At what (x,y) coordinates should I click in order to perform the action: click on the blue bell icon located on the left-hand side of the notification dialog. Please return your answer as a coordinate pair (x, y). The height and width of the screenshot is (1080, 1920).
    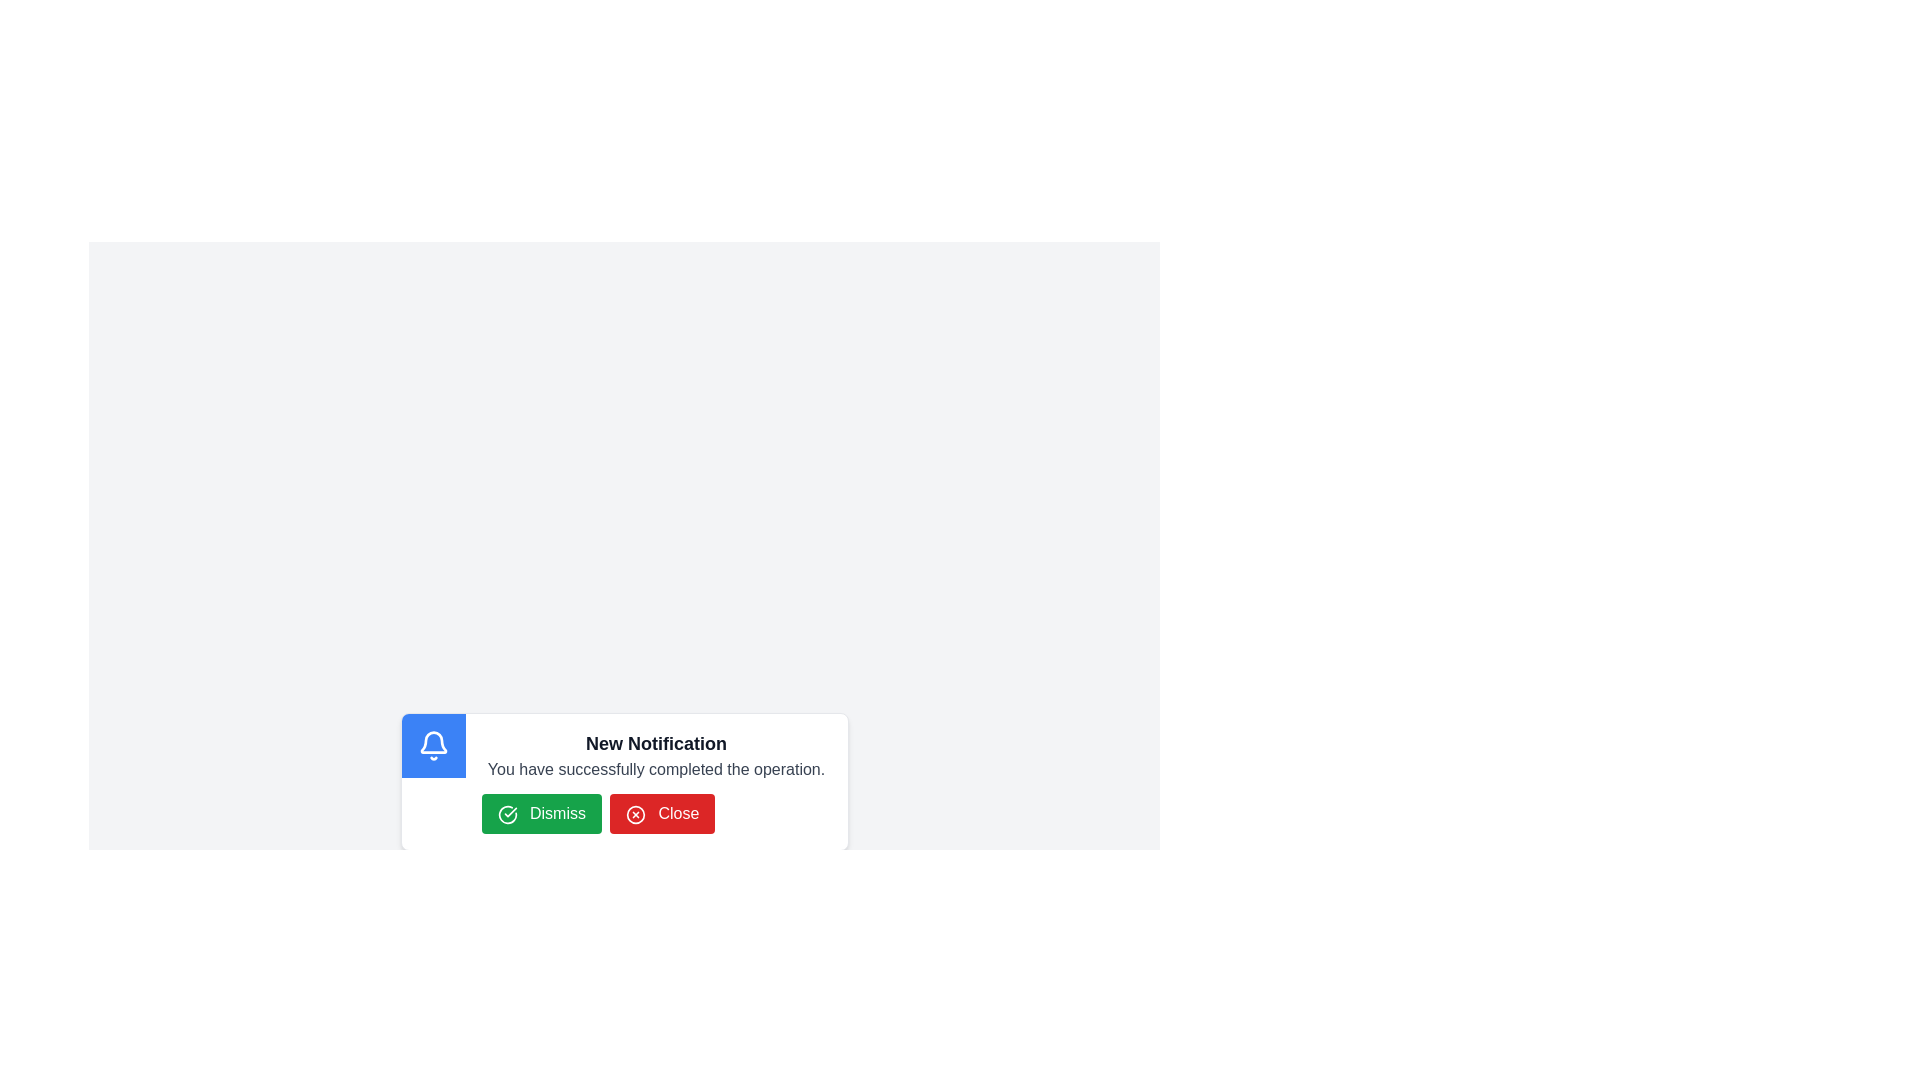
    Looking at the image, I should click on (432, 745).